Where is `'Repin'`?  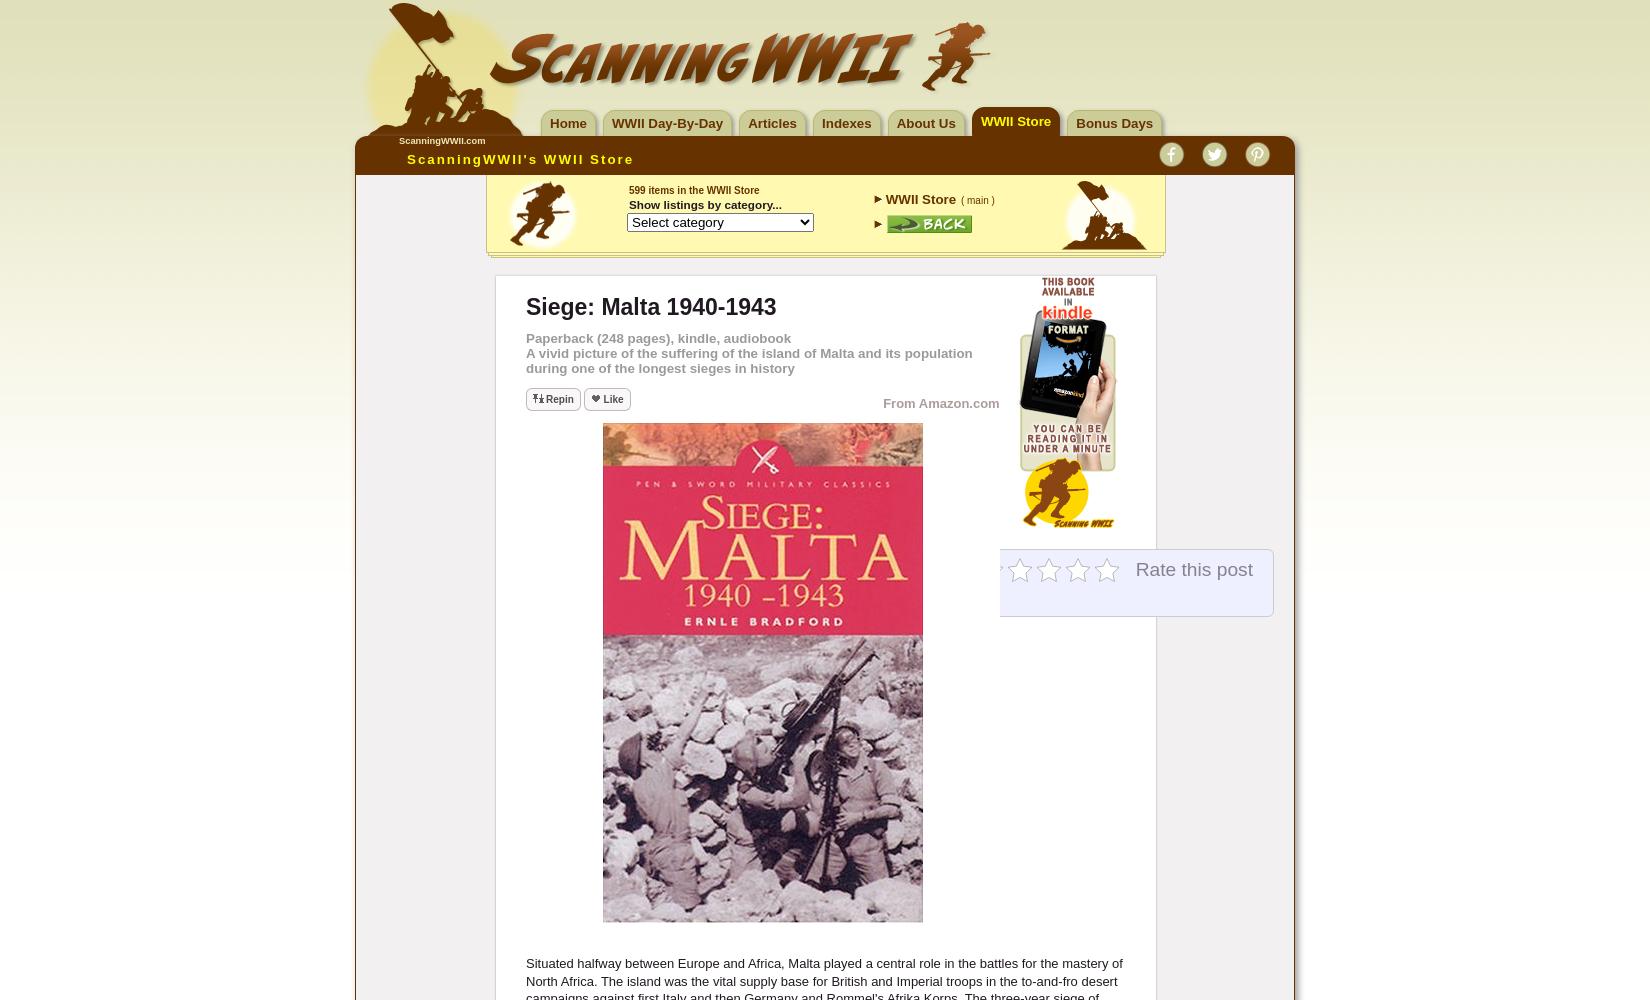 'Repin' is located at coordinates (558, 399).